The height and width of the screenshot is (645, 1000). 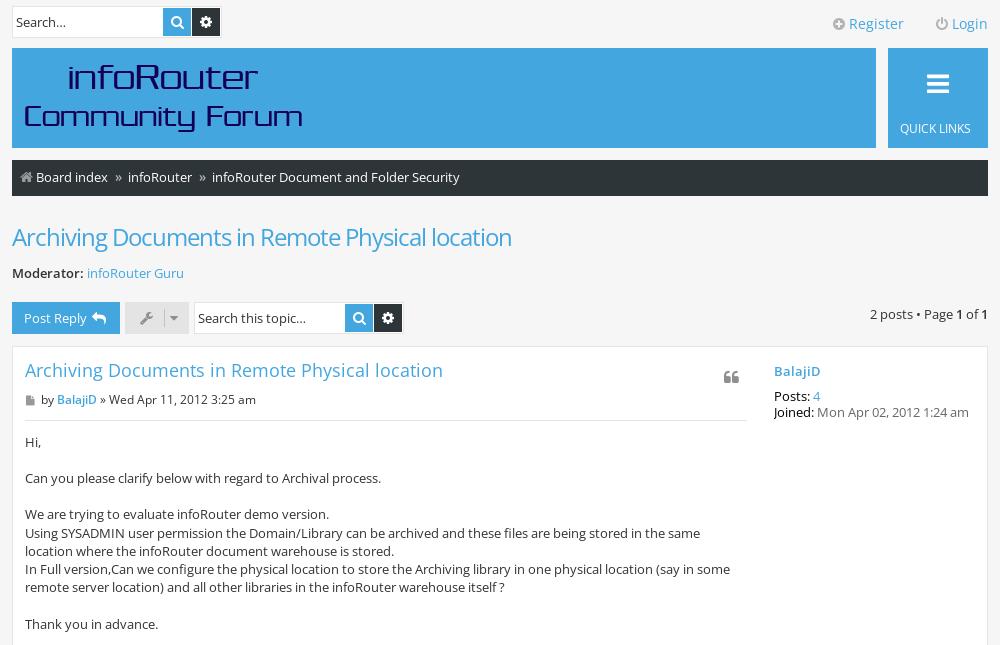 What do you see at coordinates (792, 396) in the screenshot?
I see `'Posts:'` at bounding box center [792, 396].